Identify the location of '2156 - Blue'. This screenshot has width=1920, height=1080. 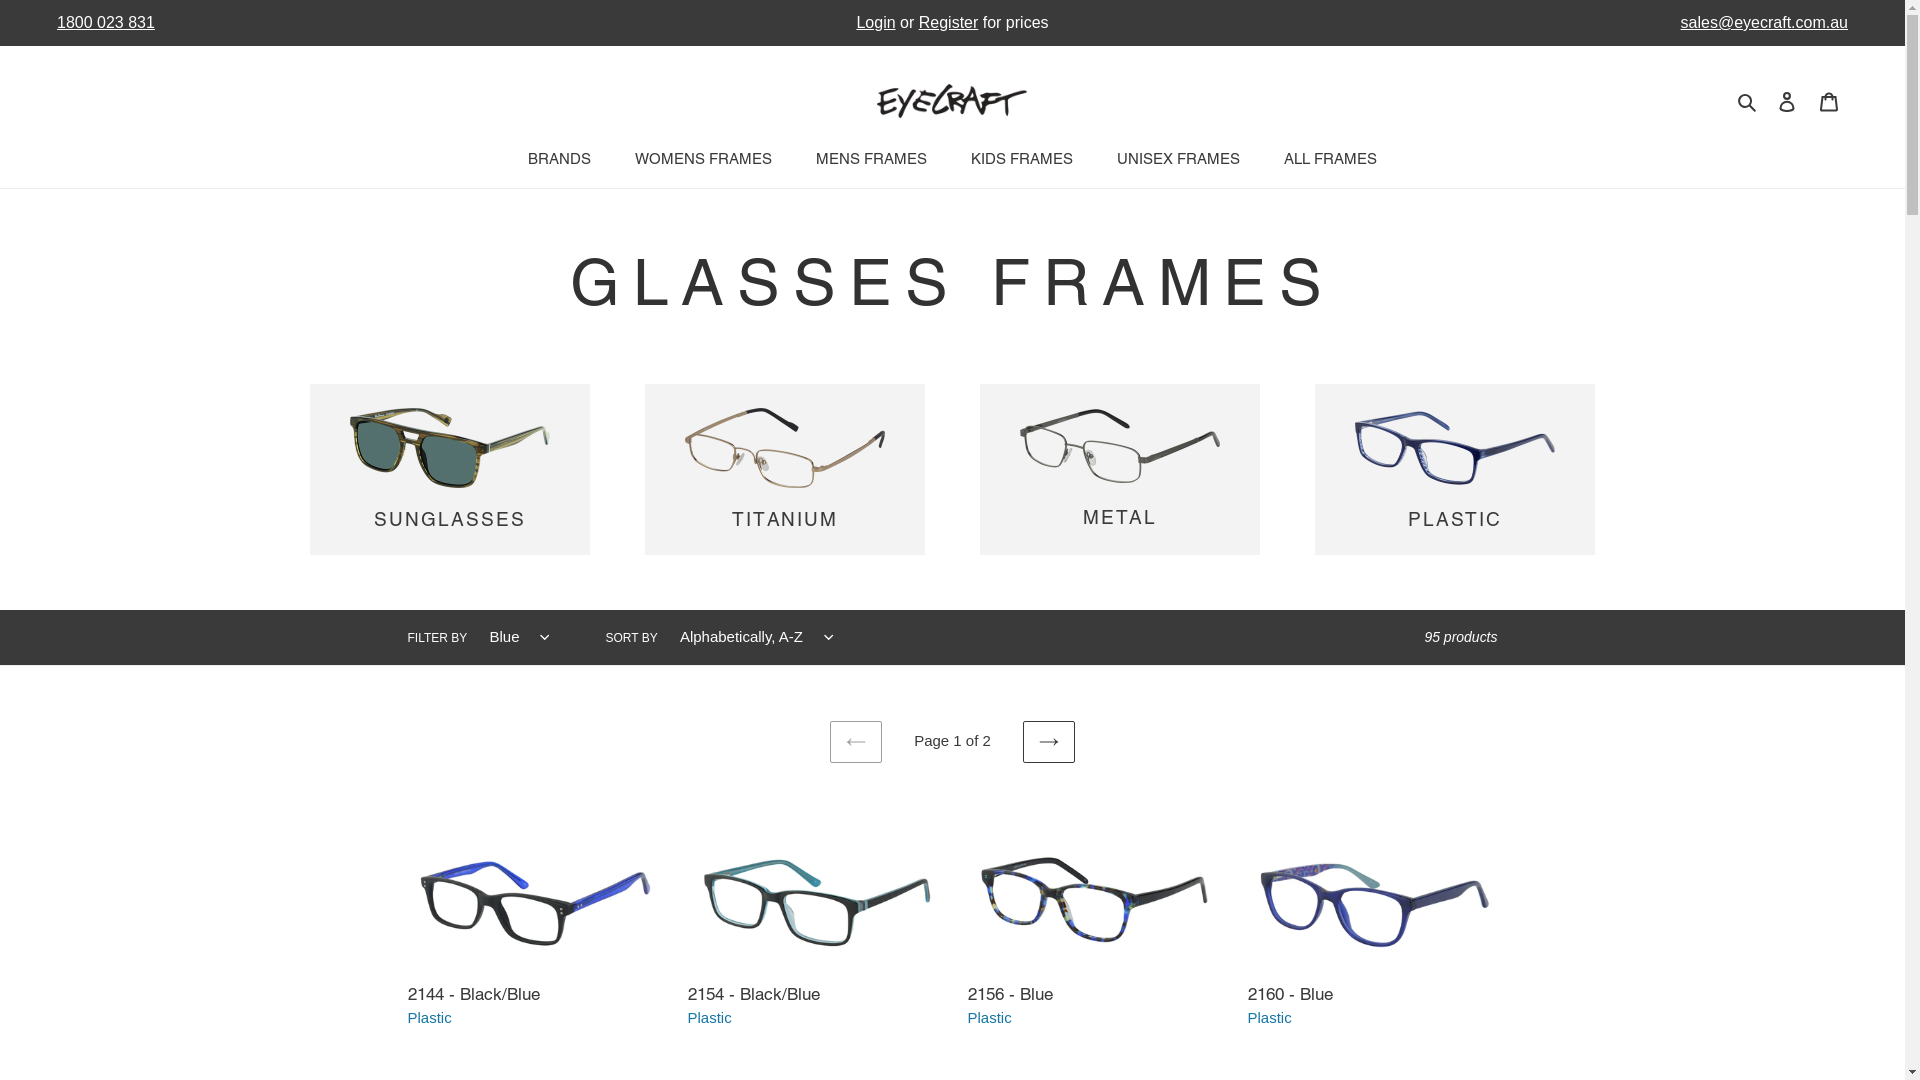
(968, 912).